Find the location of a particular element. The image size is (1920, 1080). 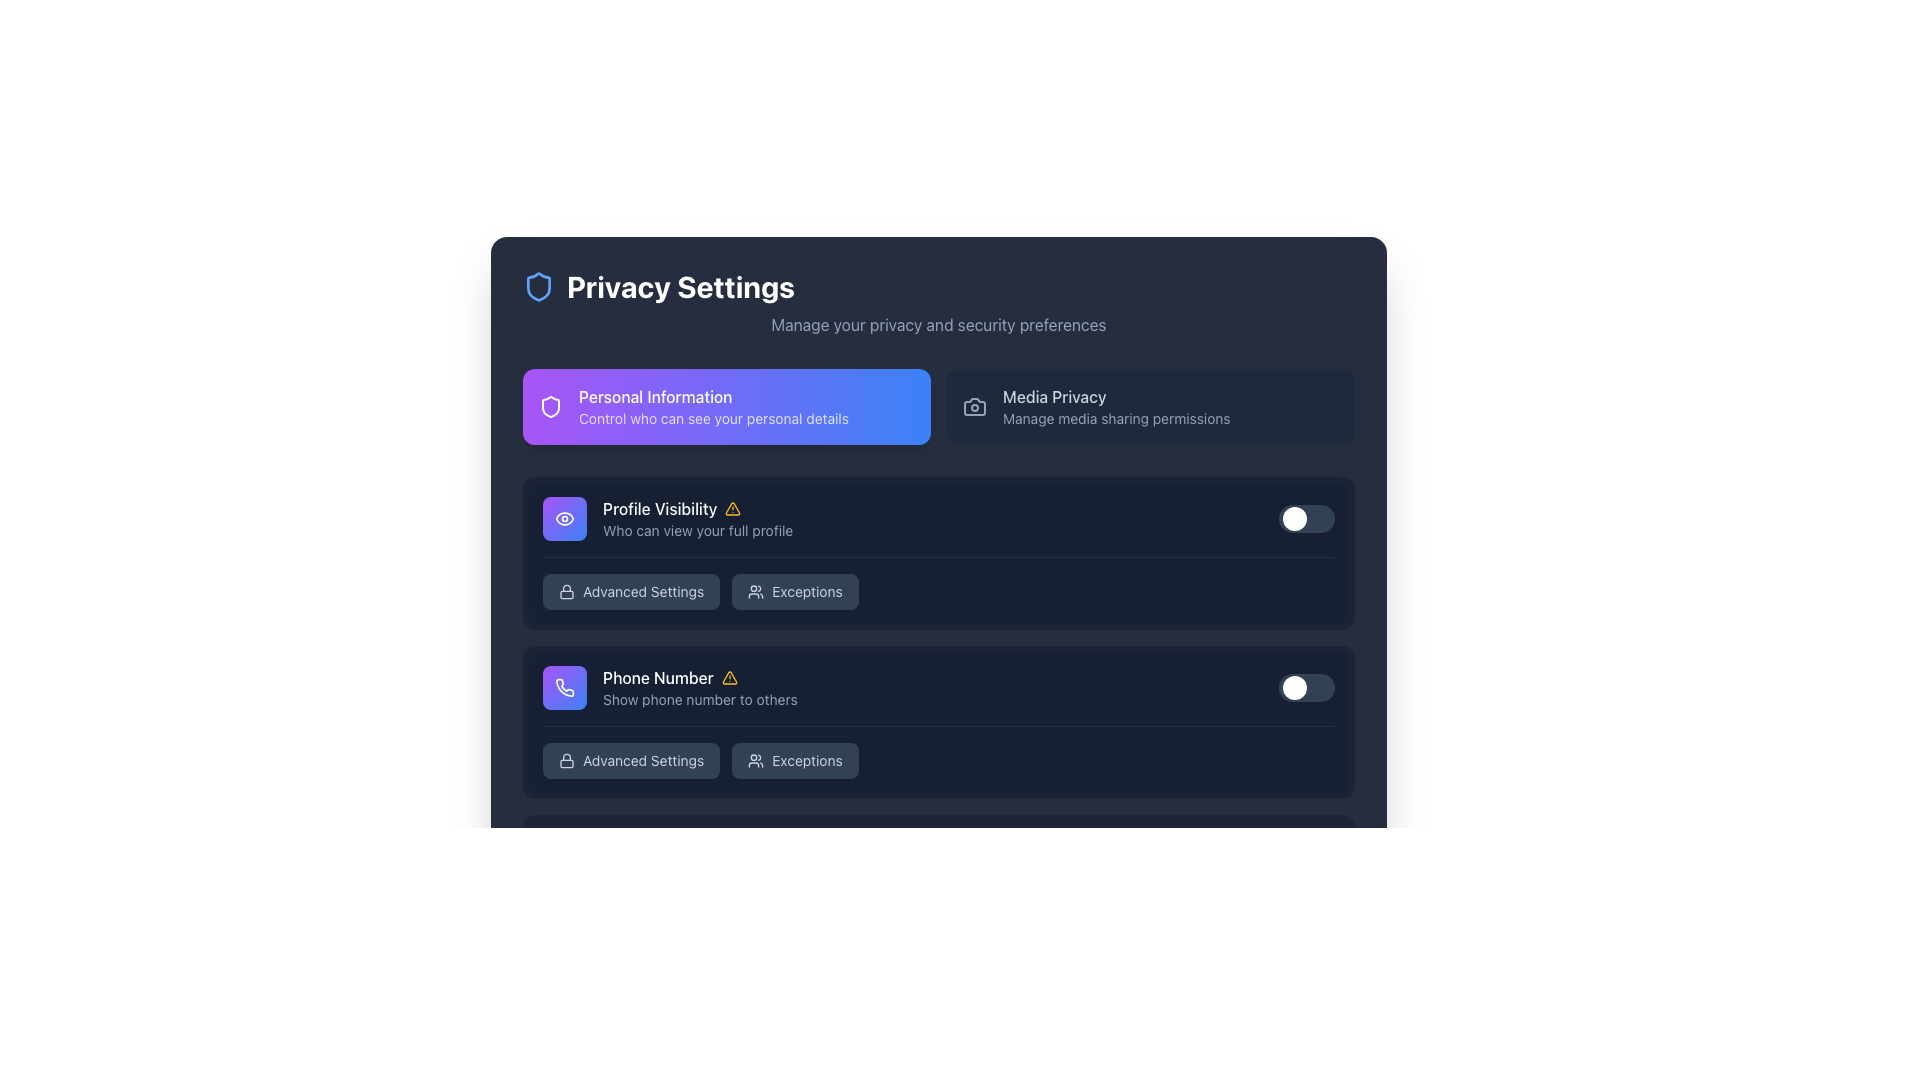

the 'Exceptions' button, which has a dark slate background, rounded edges, and is located in the middle-right section of the interface is located at coordinates (794, 929).